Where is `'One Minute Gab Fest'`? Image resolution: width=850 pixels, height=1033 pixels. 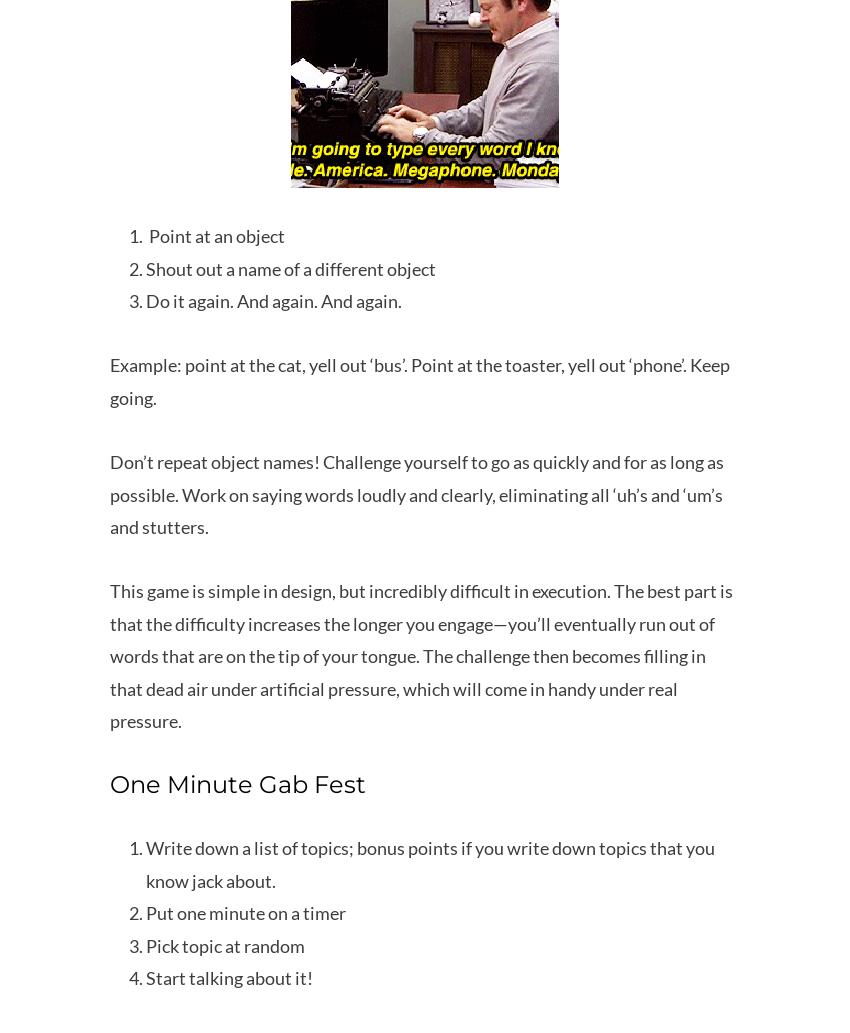
'One Minute Gab Fest' is located at coordinates (238, 784).